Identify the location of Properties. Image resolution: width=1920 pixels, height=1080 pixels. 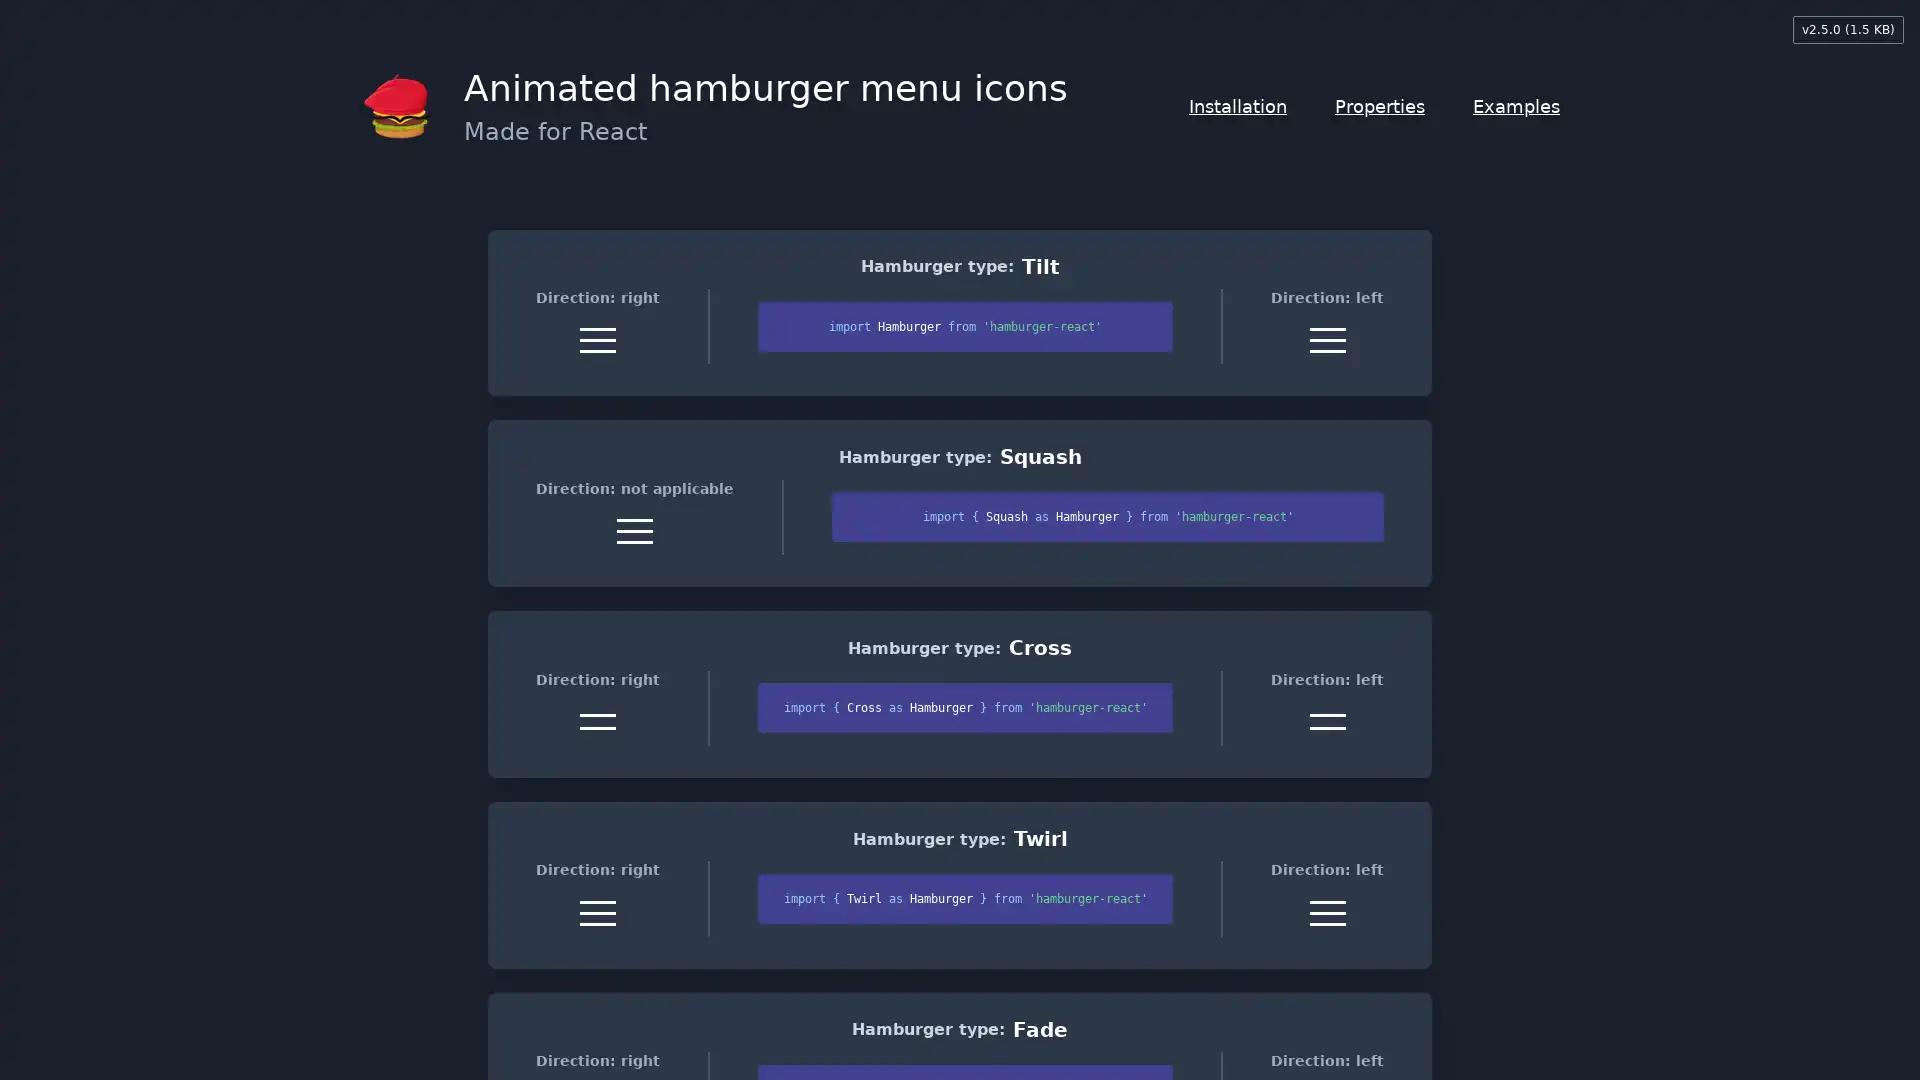
(1379, 106).